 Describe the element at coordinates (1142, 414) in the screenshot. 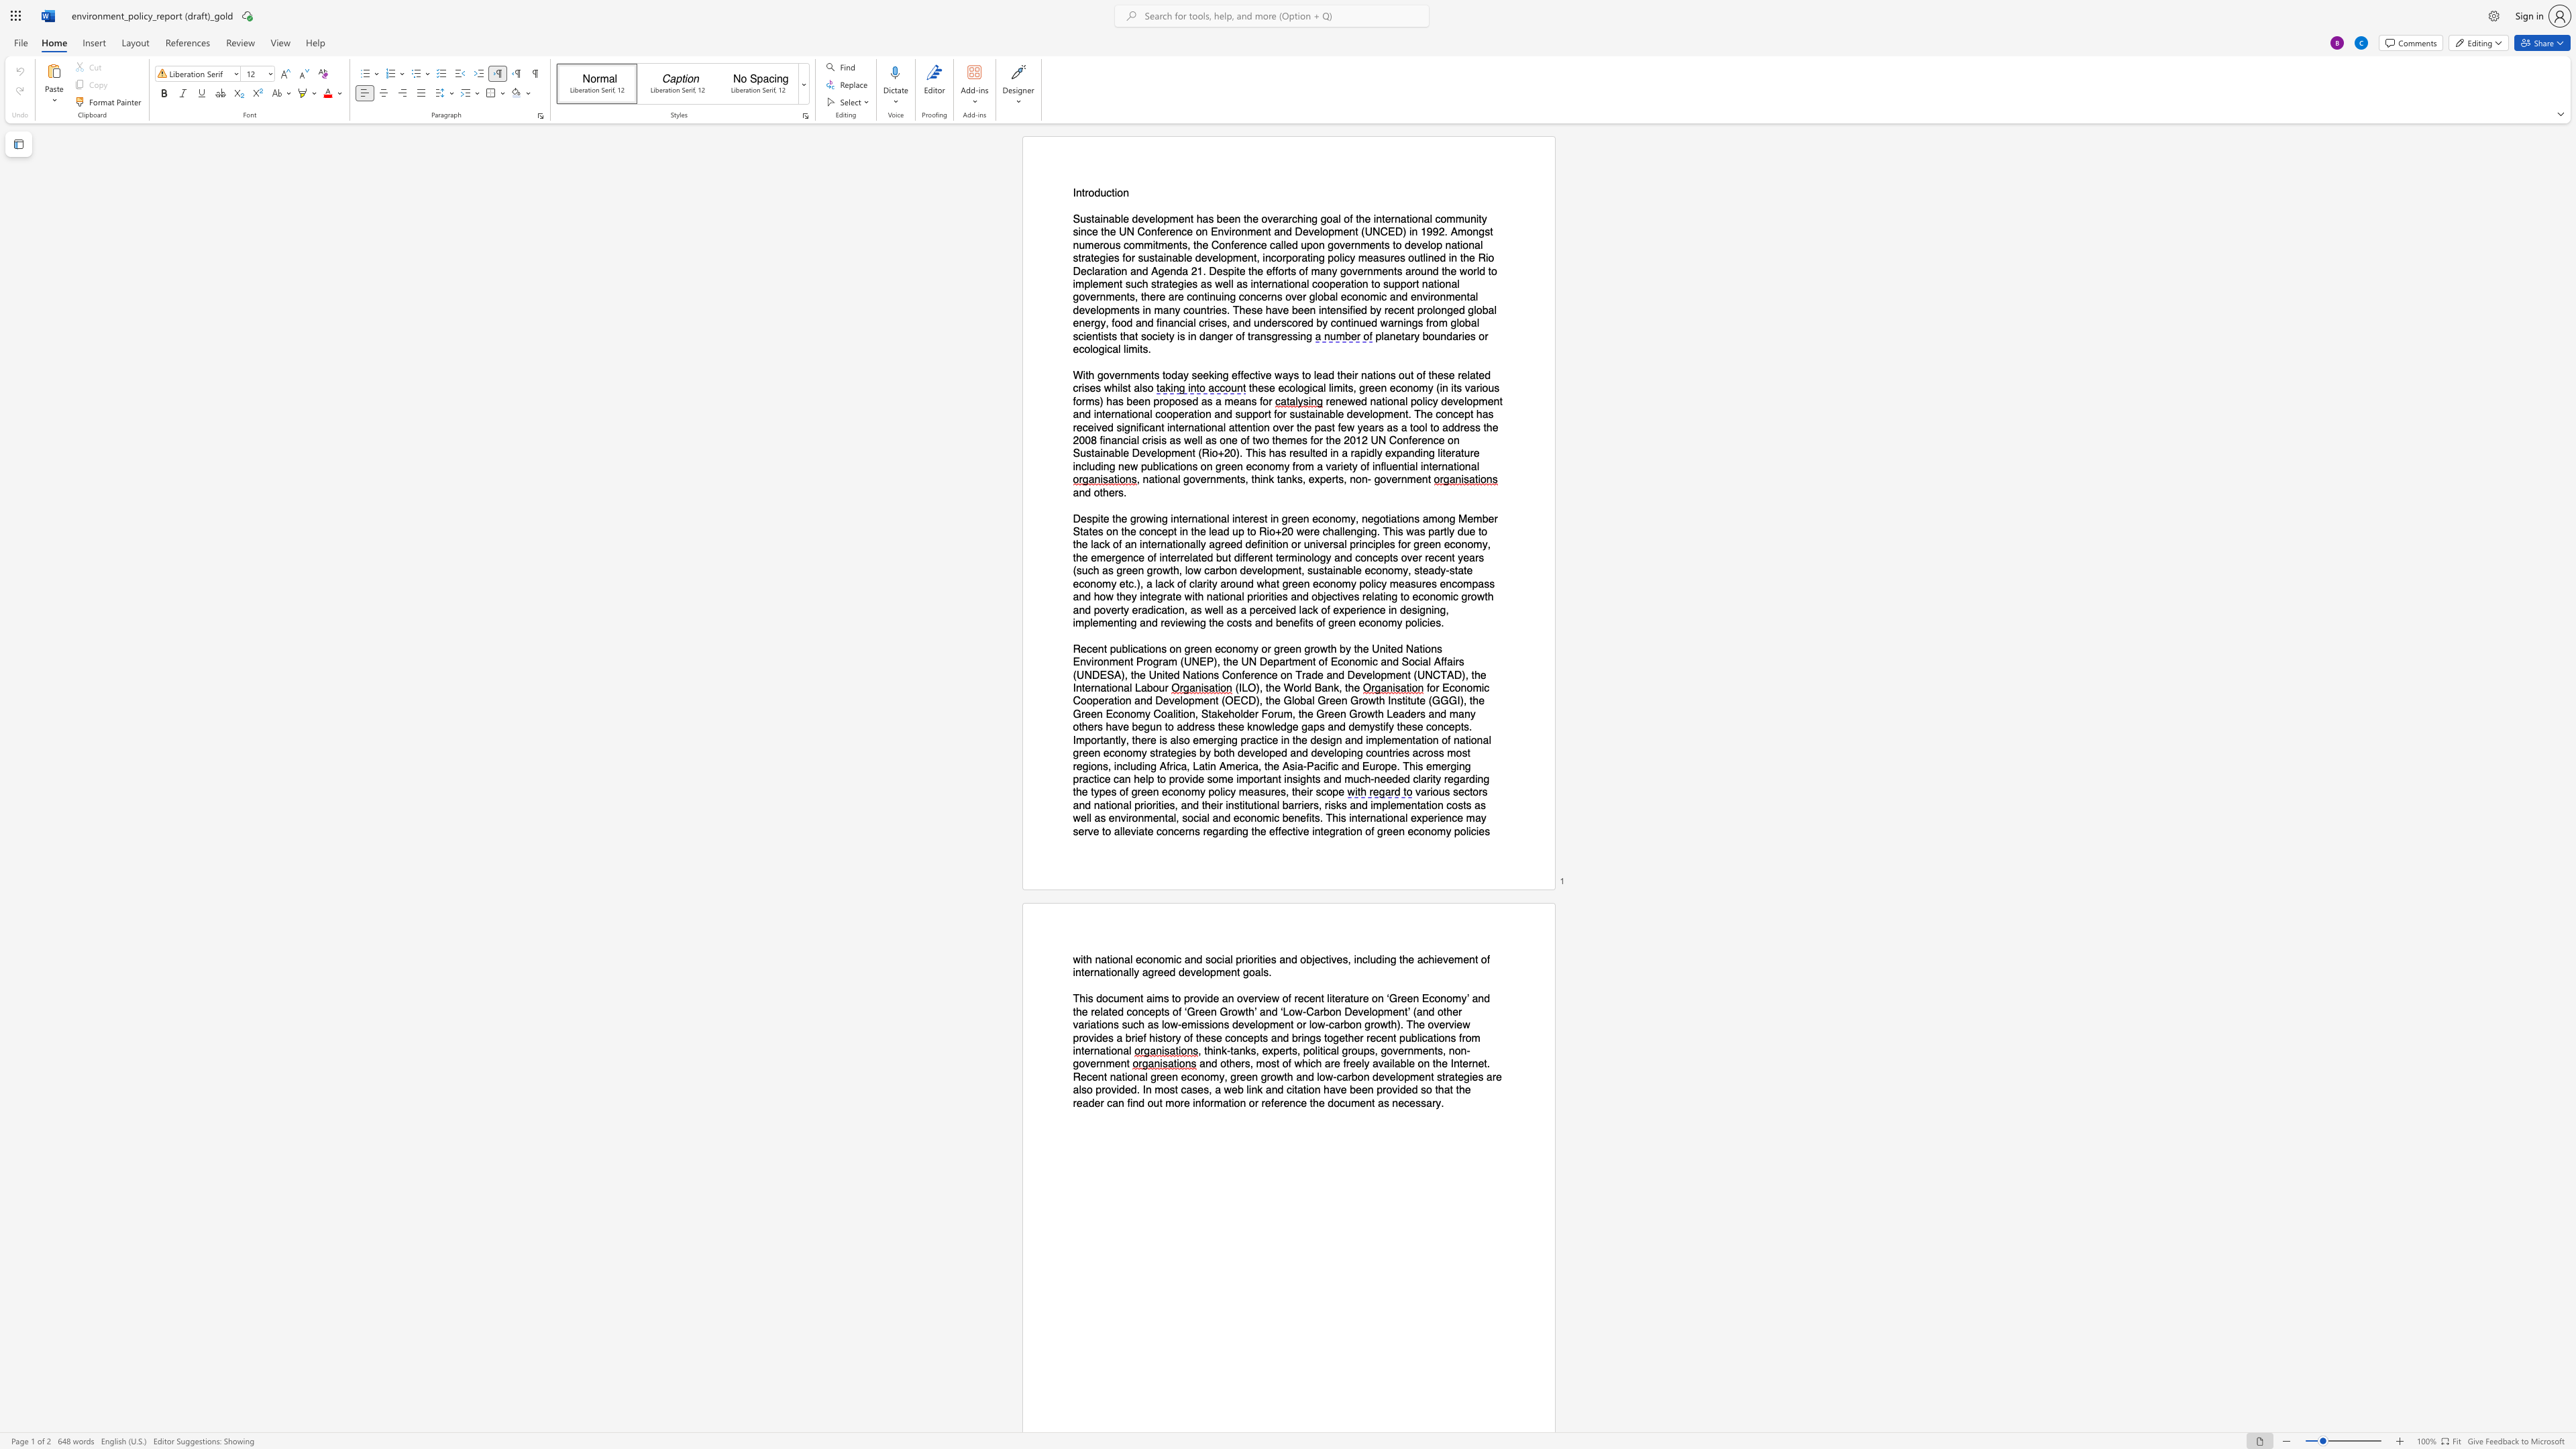

I see `the subset text "al cooperation and support for sustainable development. The concept has received significant international attention over the pa" within the text "renewed national policy development and international cooperation and support for sustainable development. The concept has received significant international attention over the past few years as a tool to address the 2008"` at that location.